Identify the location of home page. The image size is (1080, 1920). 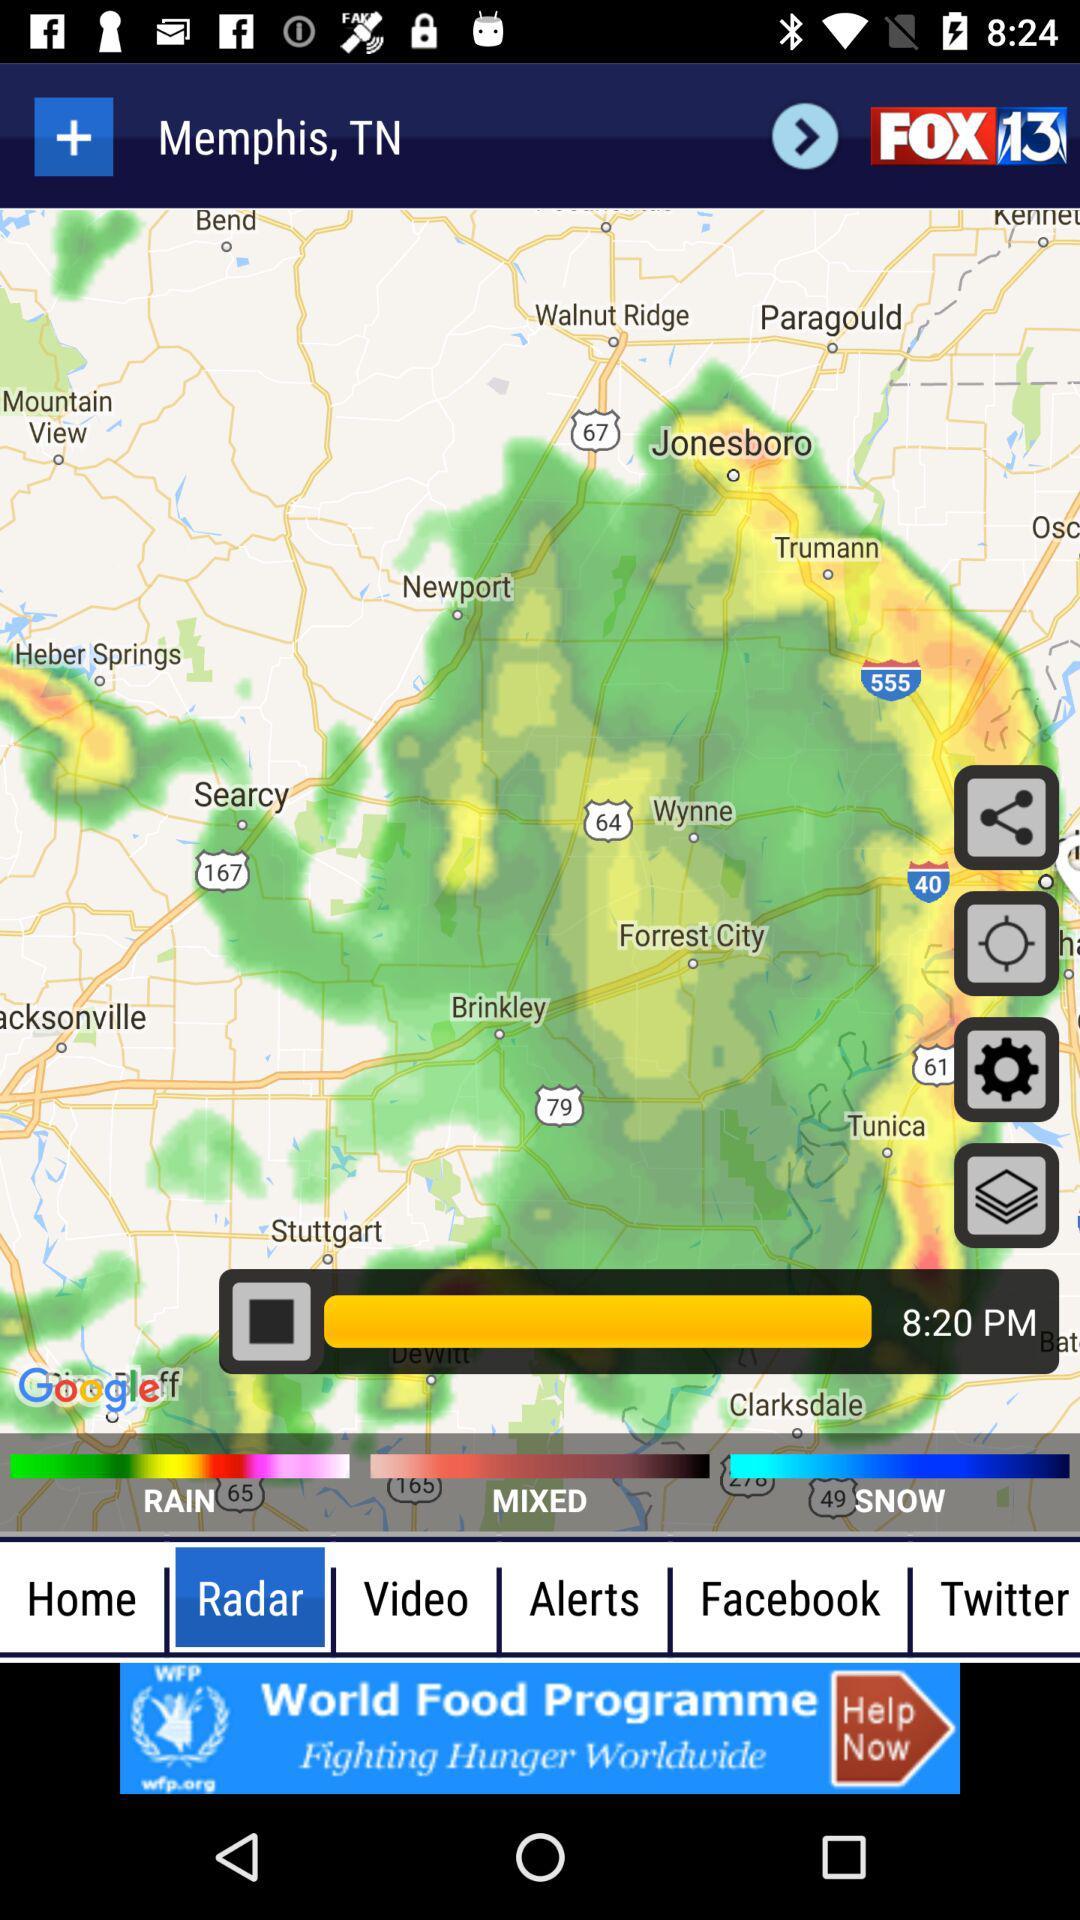
(967, 135).